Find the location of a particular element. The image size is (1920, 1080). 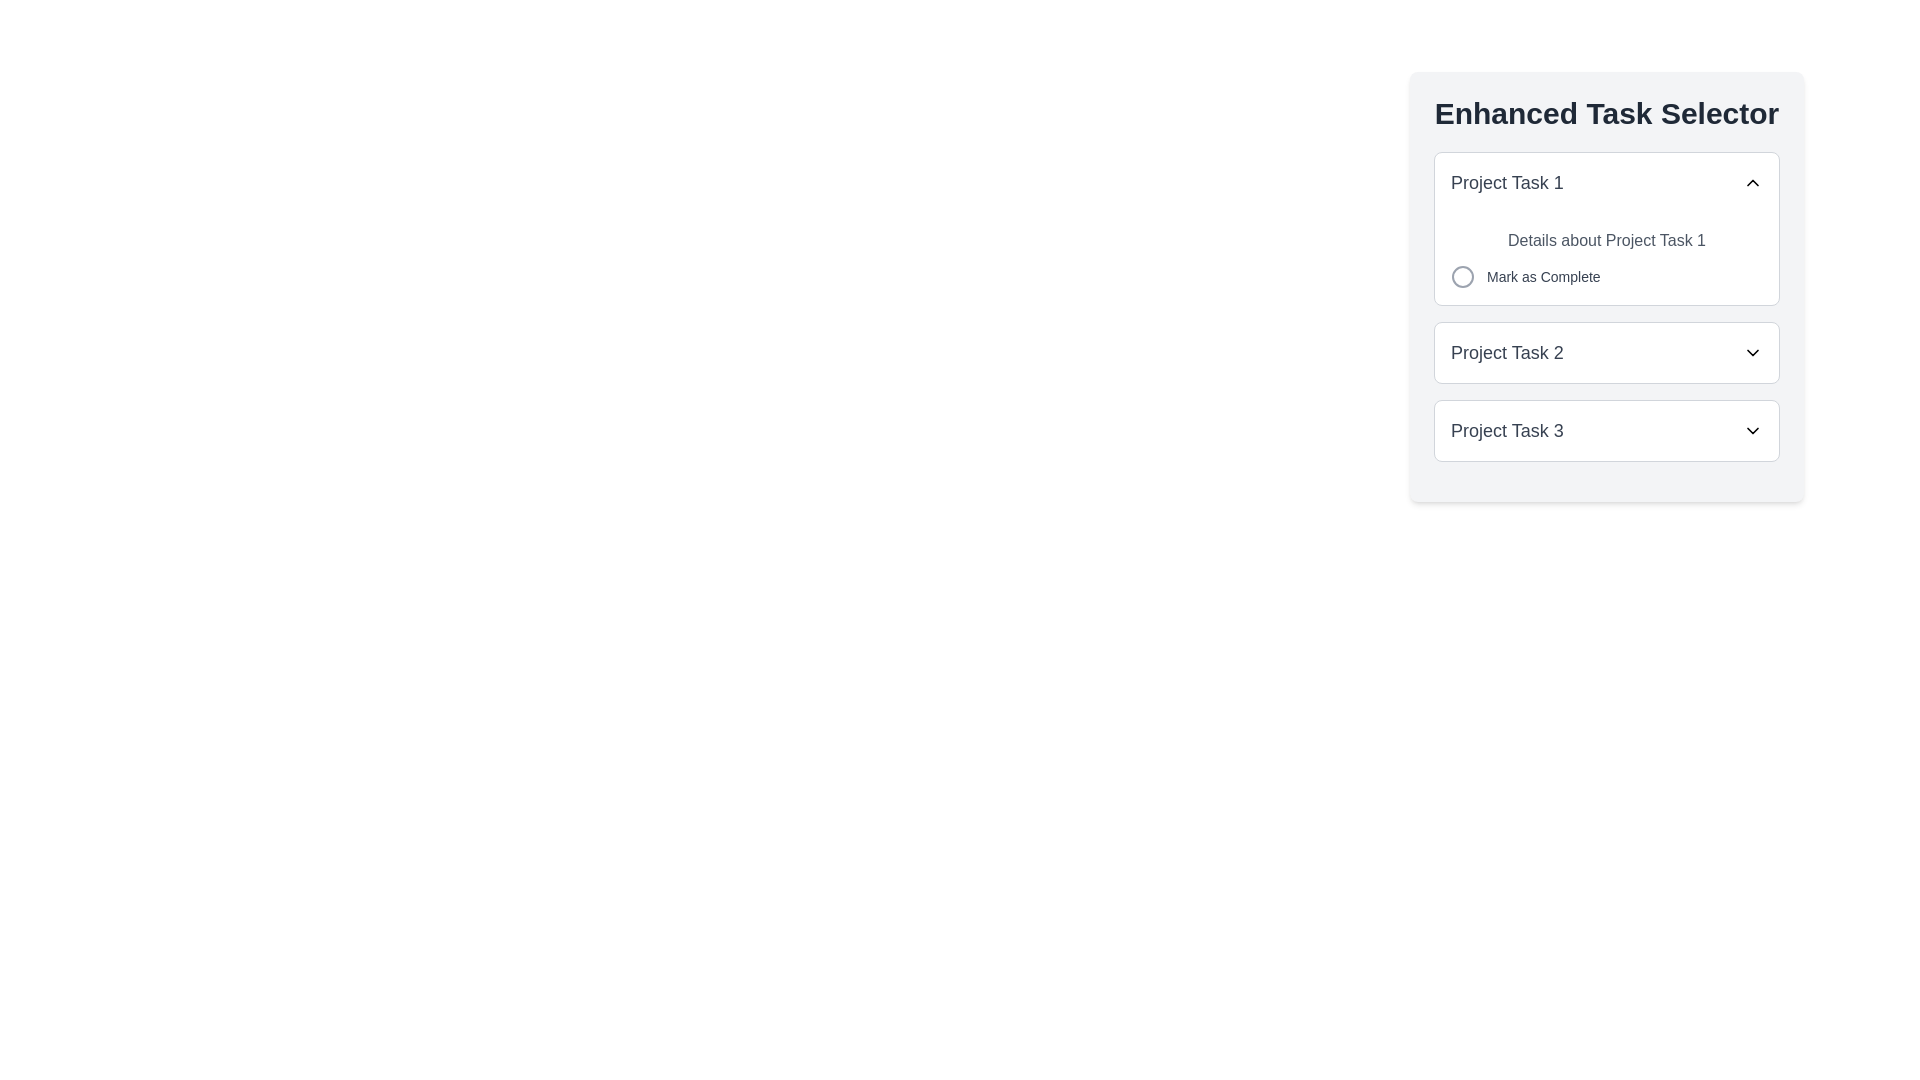

the Task segment titled 'Project Task 1' is located at coordinates (1607, 307).